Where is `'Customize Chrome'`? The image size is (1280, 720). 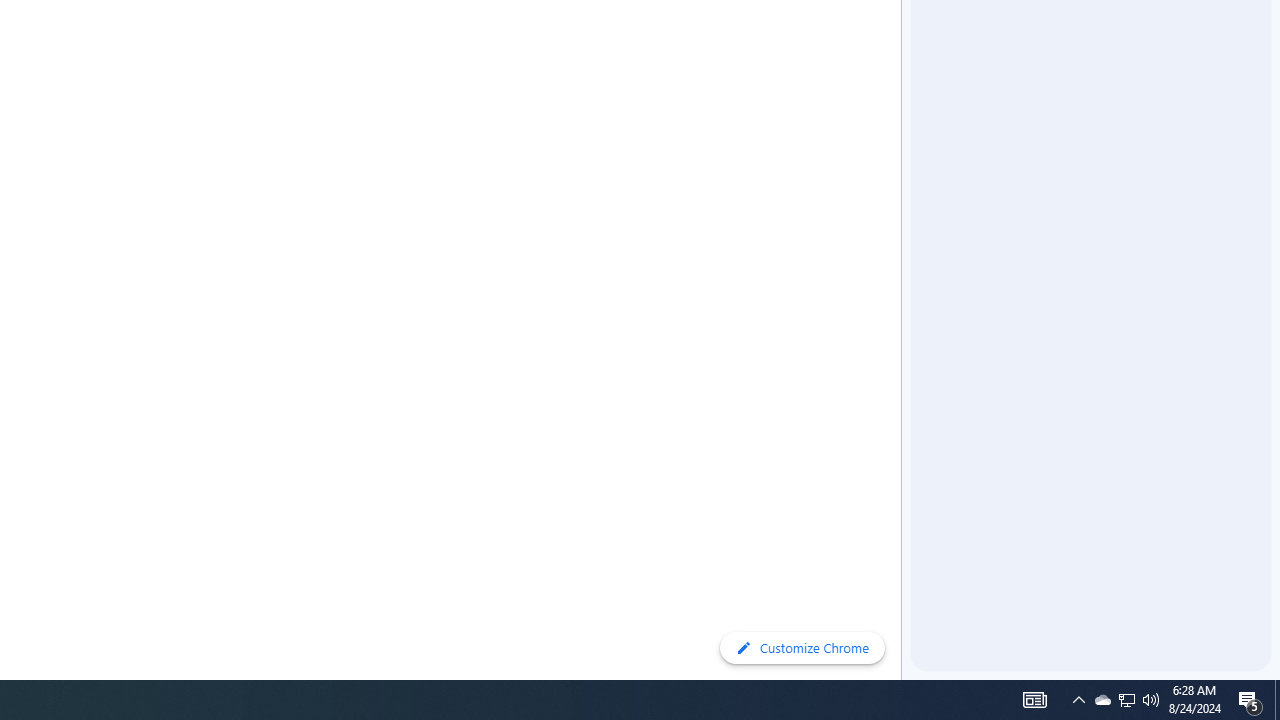 'Customize Chrome' is located at coordinates (801, 648).